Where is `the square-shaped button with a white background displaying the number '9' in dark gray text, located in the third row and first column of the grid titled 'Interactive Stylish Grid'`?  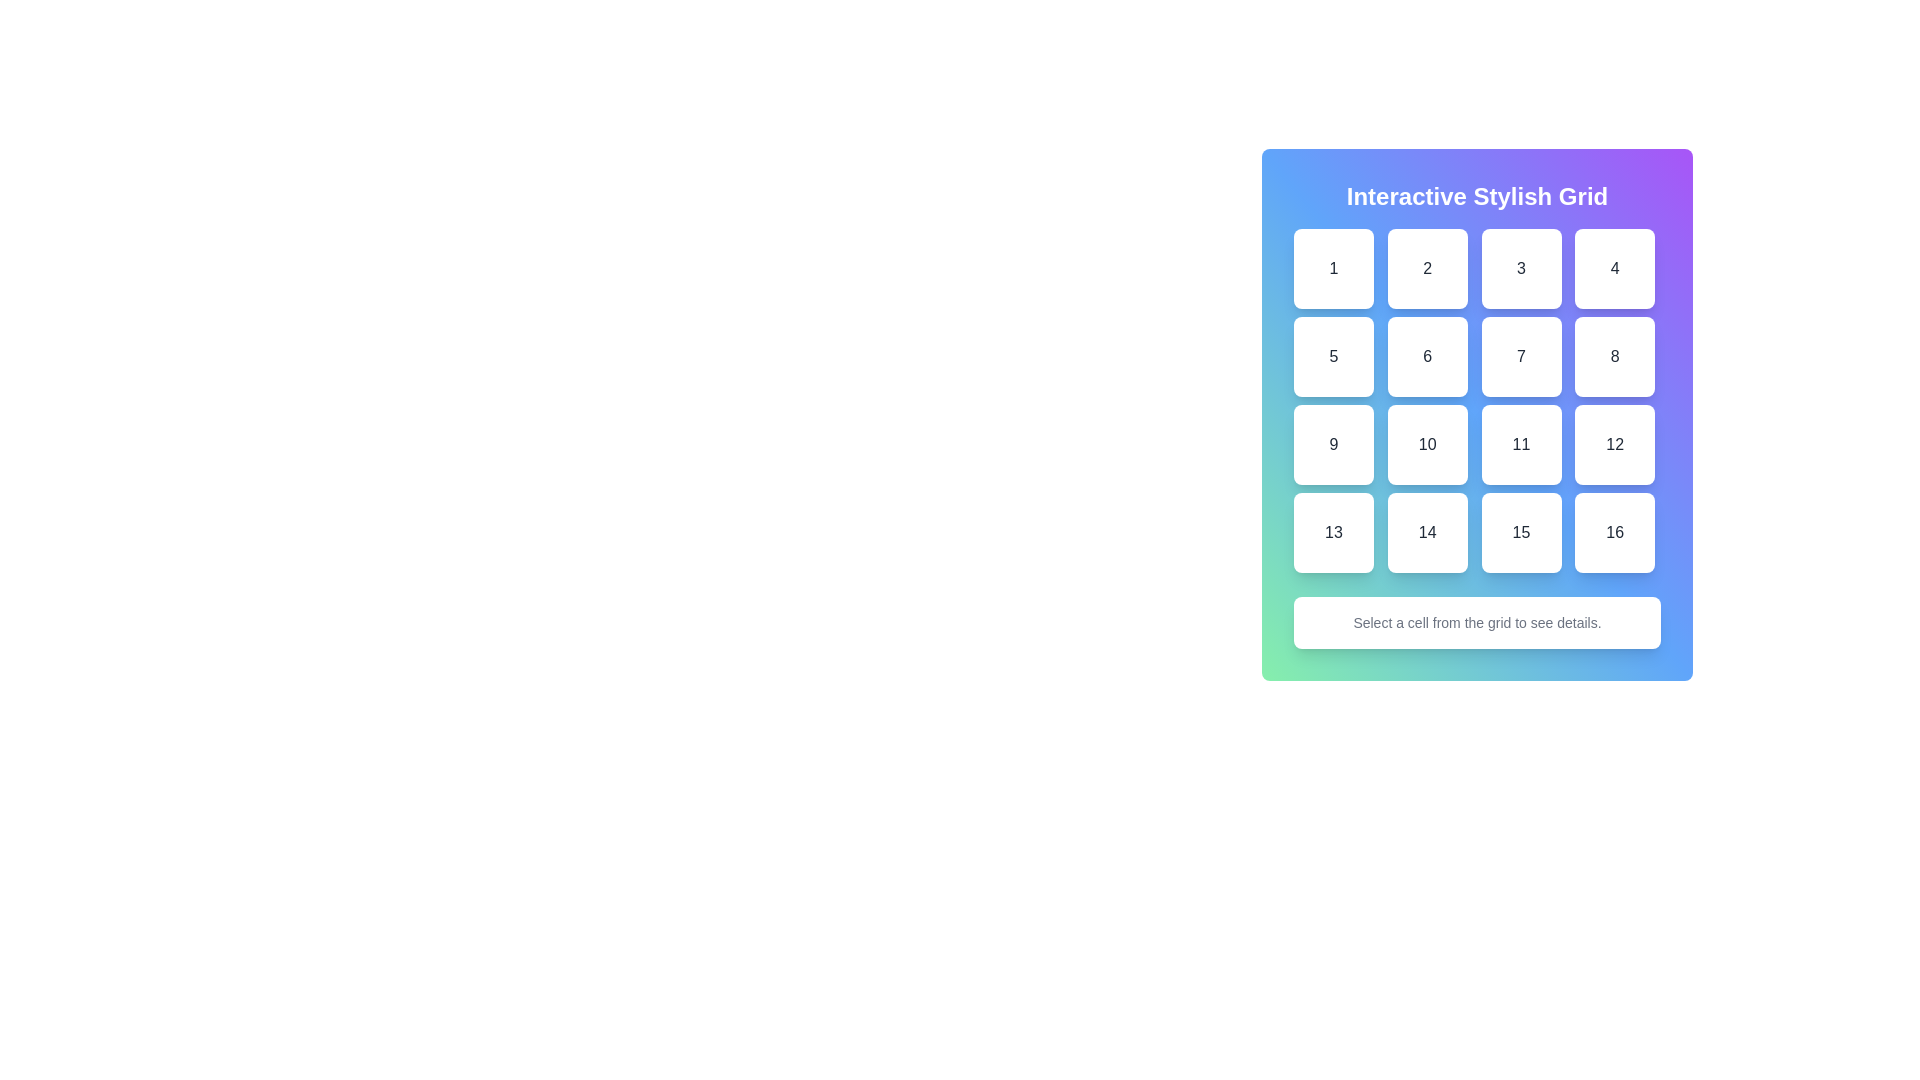 the square-shaped button with a white background displaying the number '9' in dark gray text, located in the third row and first column of the grid titled 'Interactive Stylish Grid' is located at coordinates (1334, 443).